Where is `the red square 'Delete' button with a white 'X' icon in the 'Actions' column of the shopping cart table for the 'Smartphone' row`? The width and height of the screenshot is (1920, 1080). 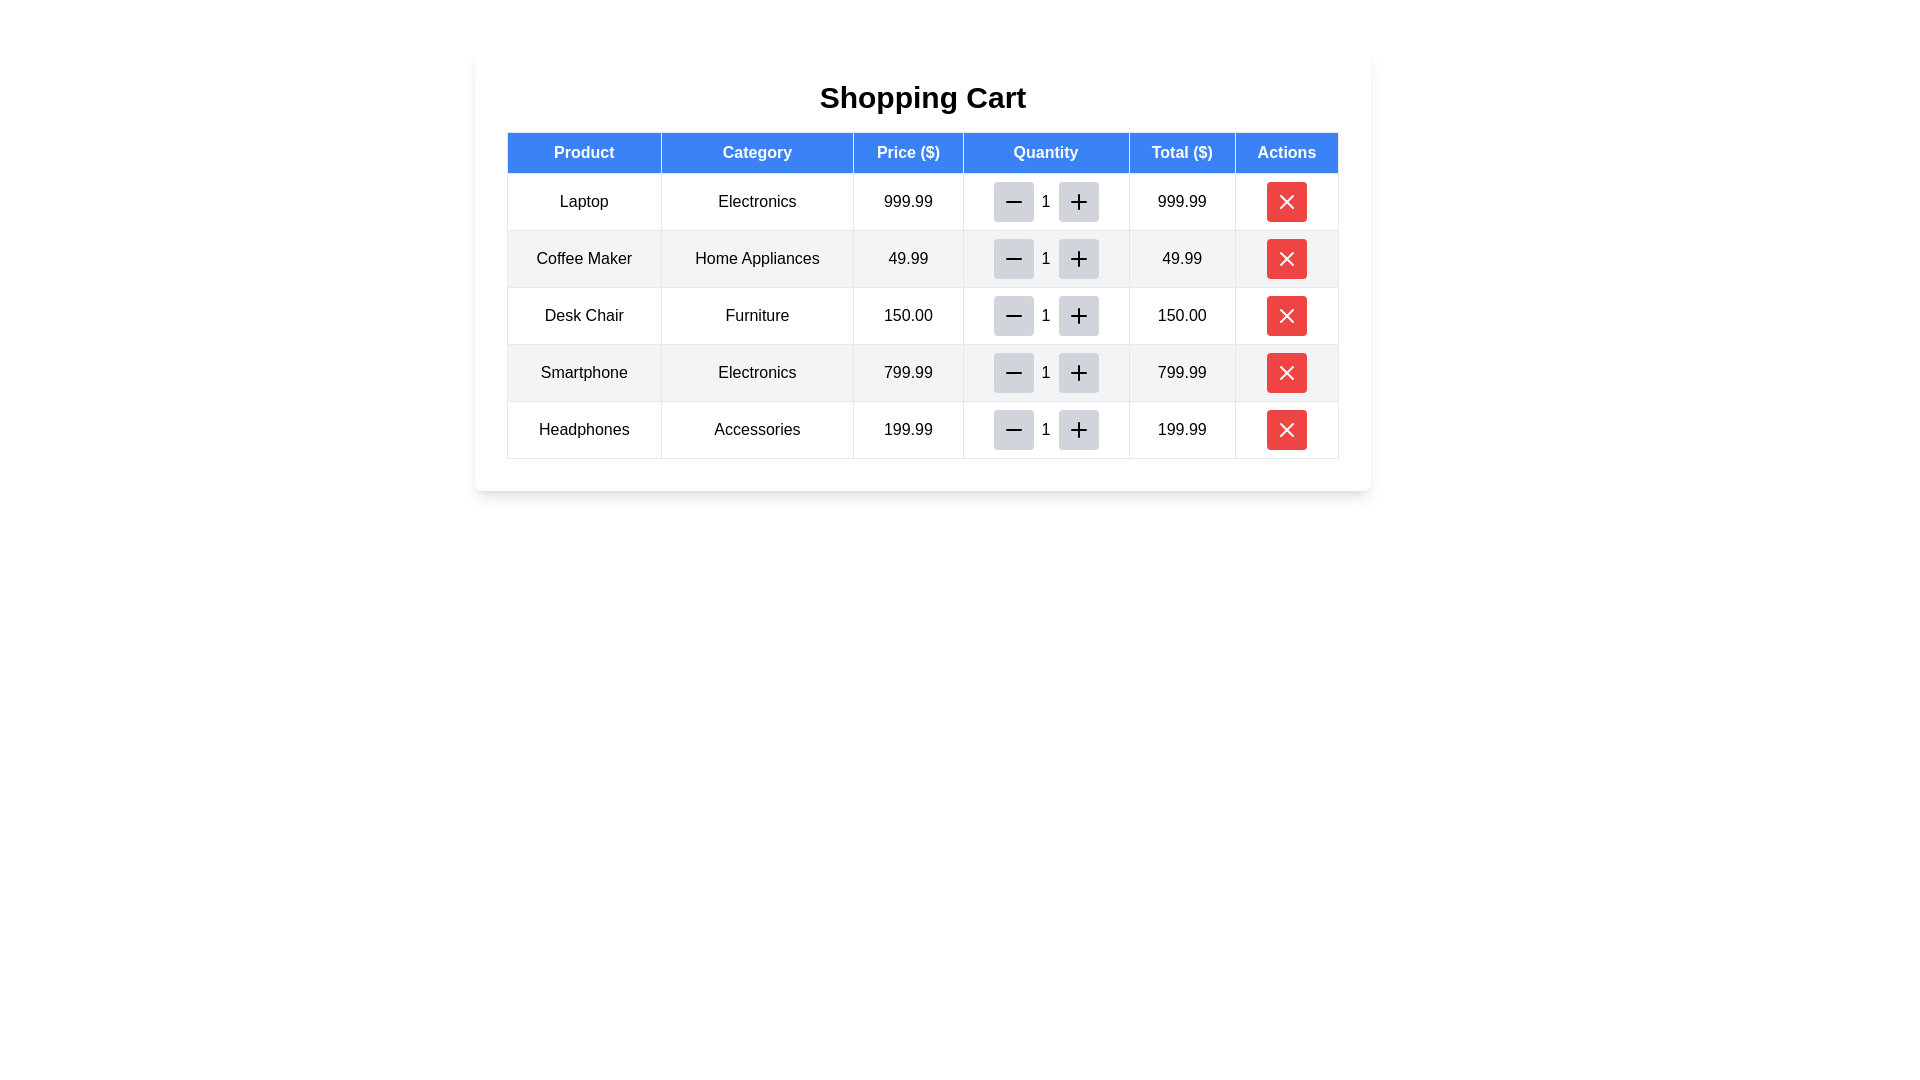
the red square 'Delete' button with a white 'X' icon in the 'Actions' column of the shopping cart table for the 'Smartphone' row is located at coordinates (1286, 373).